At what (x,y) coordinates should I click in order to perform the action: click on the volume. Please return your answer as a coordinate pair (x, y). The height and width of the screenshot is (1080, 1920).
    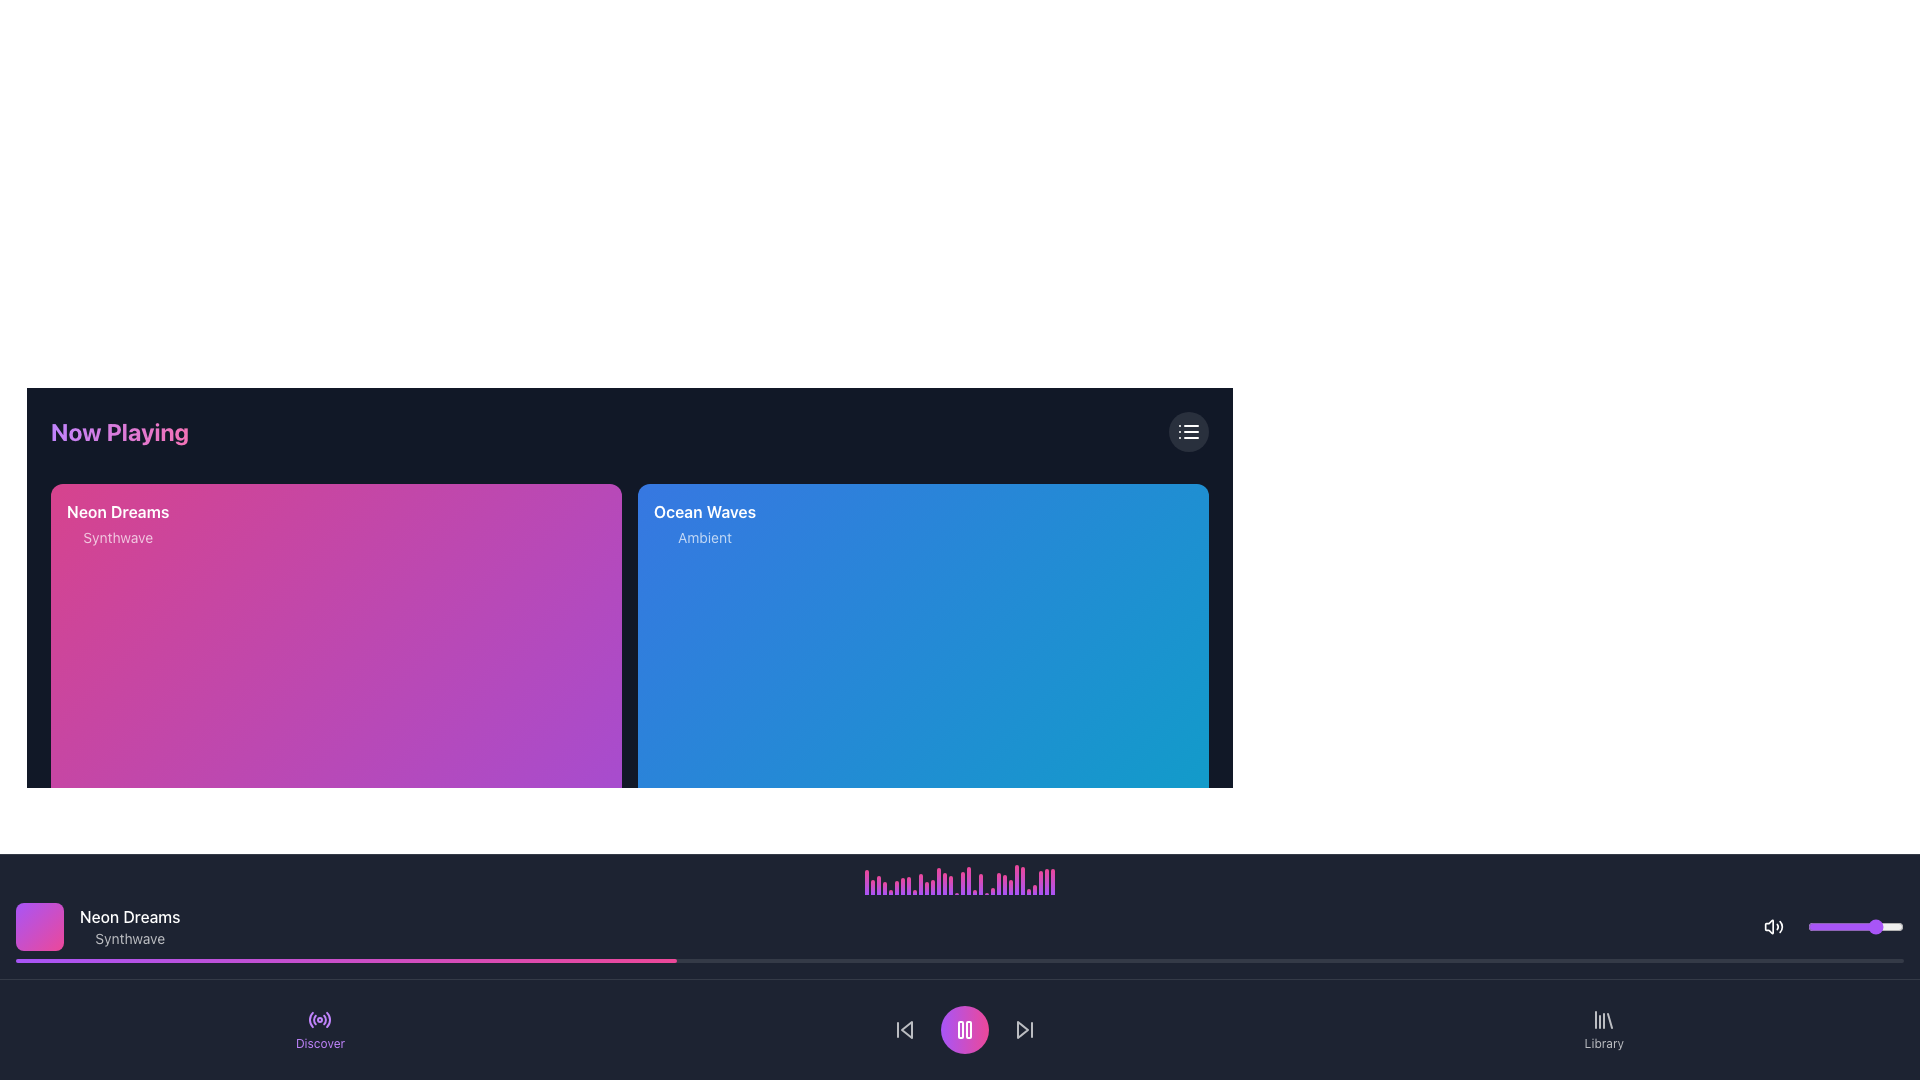
    Looking at the image, I should click on (1872, 926).